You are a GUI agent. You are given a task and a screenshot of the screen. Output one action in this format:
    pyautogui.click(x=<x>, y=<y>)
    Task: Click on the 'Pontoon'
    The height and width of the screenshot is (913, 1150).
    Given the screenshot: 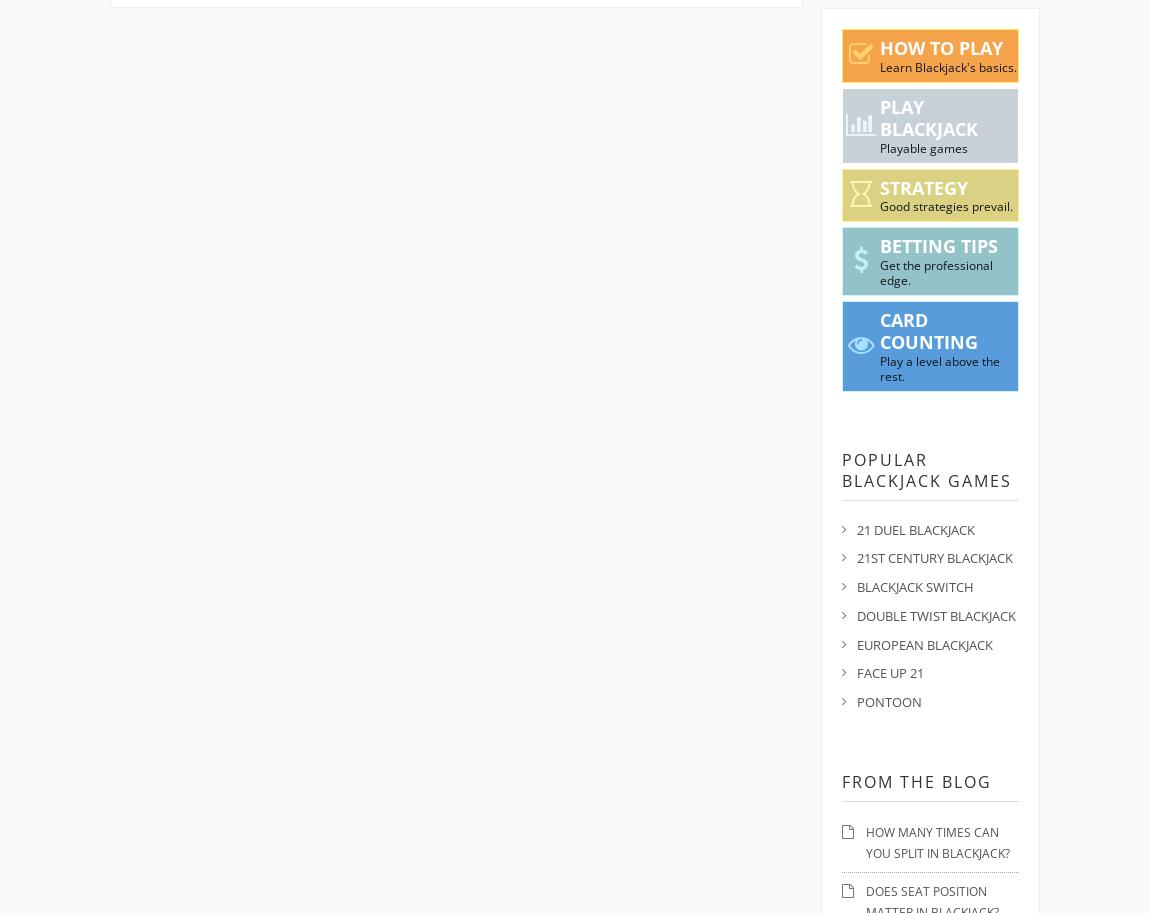 What is the action you would take?
    pyautogui.click(x=889, y=702)
    